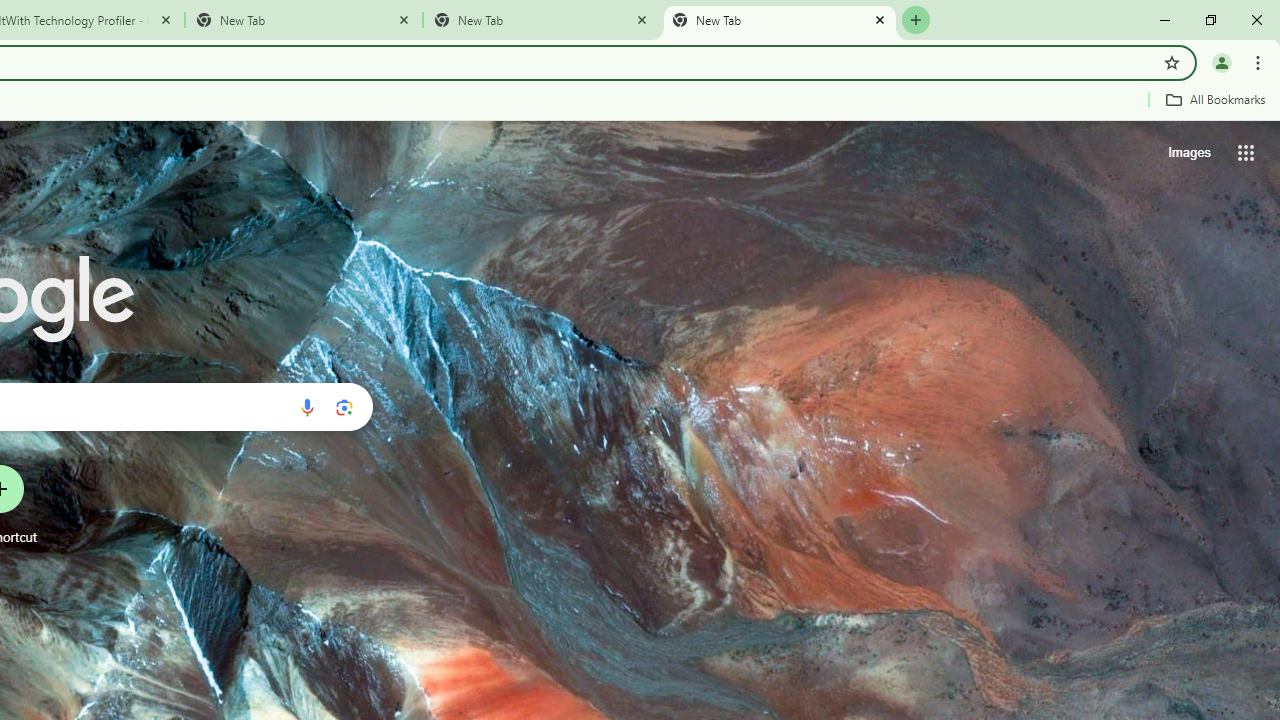  I want to click on 'Search by image', so click(344, 406).